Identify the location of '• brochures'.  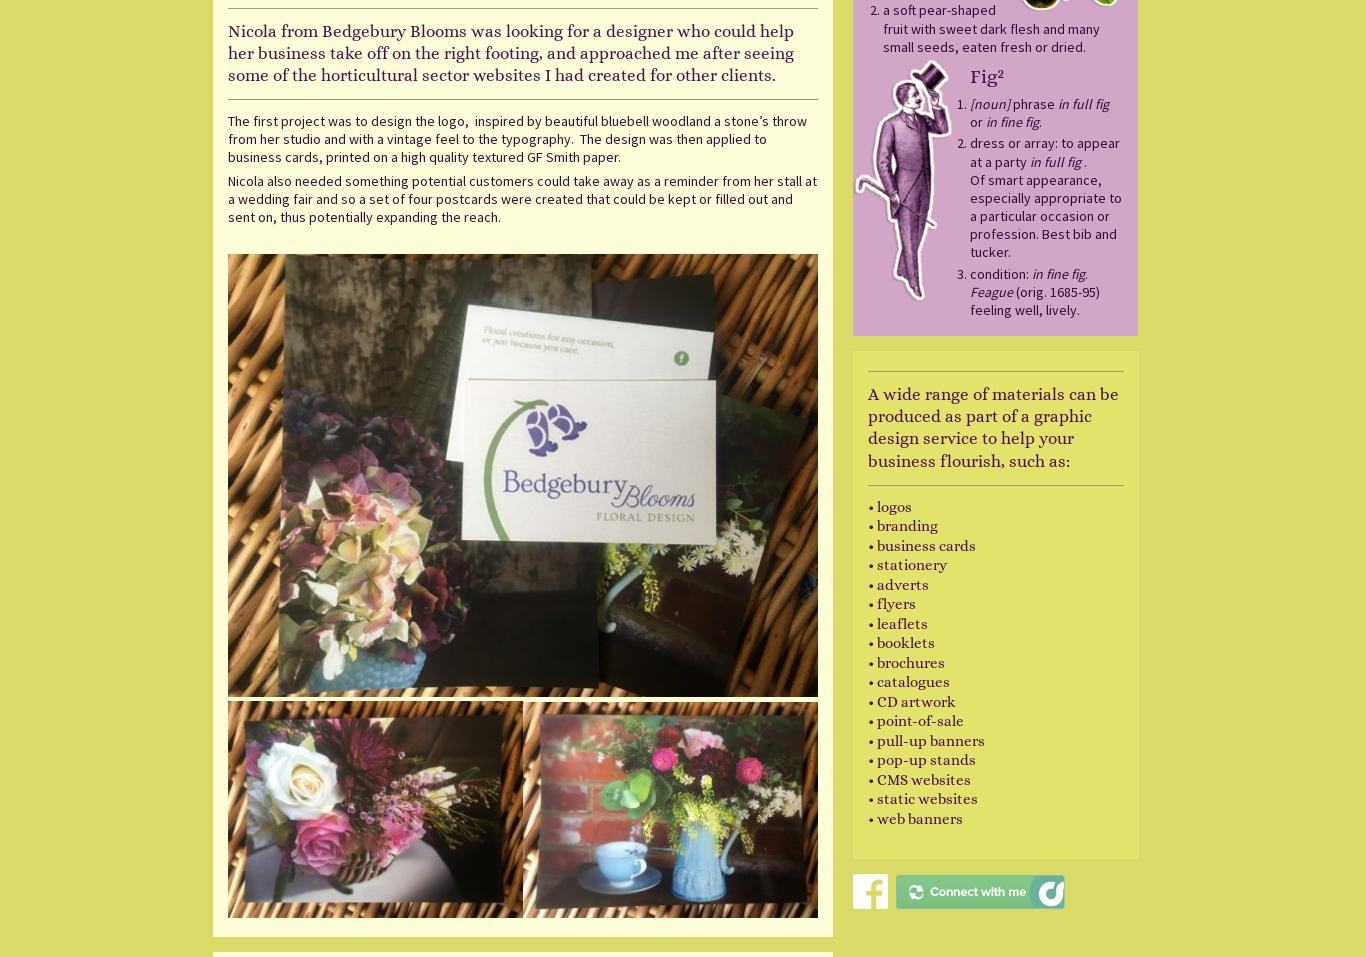
(904, 660).